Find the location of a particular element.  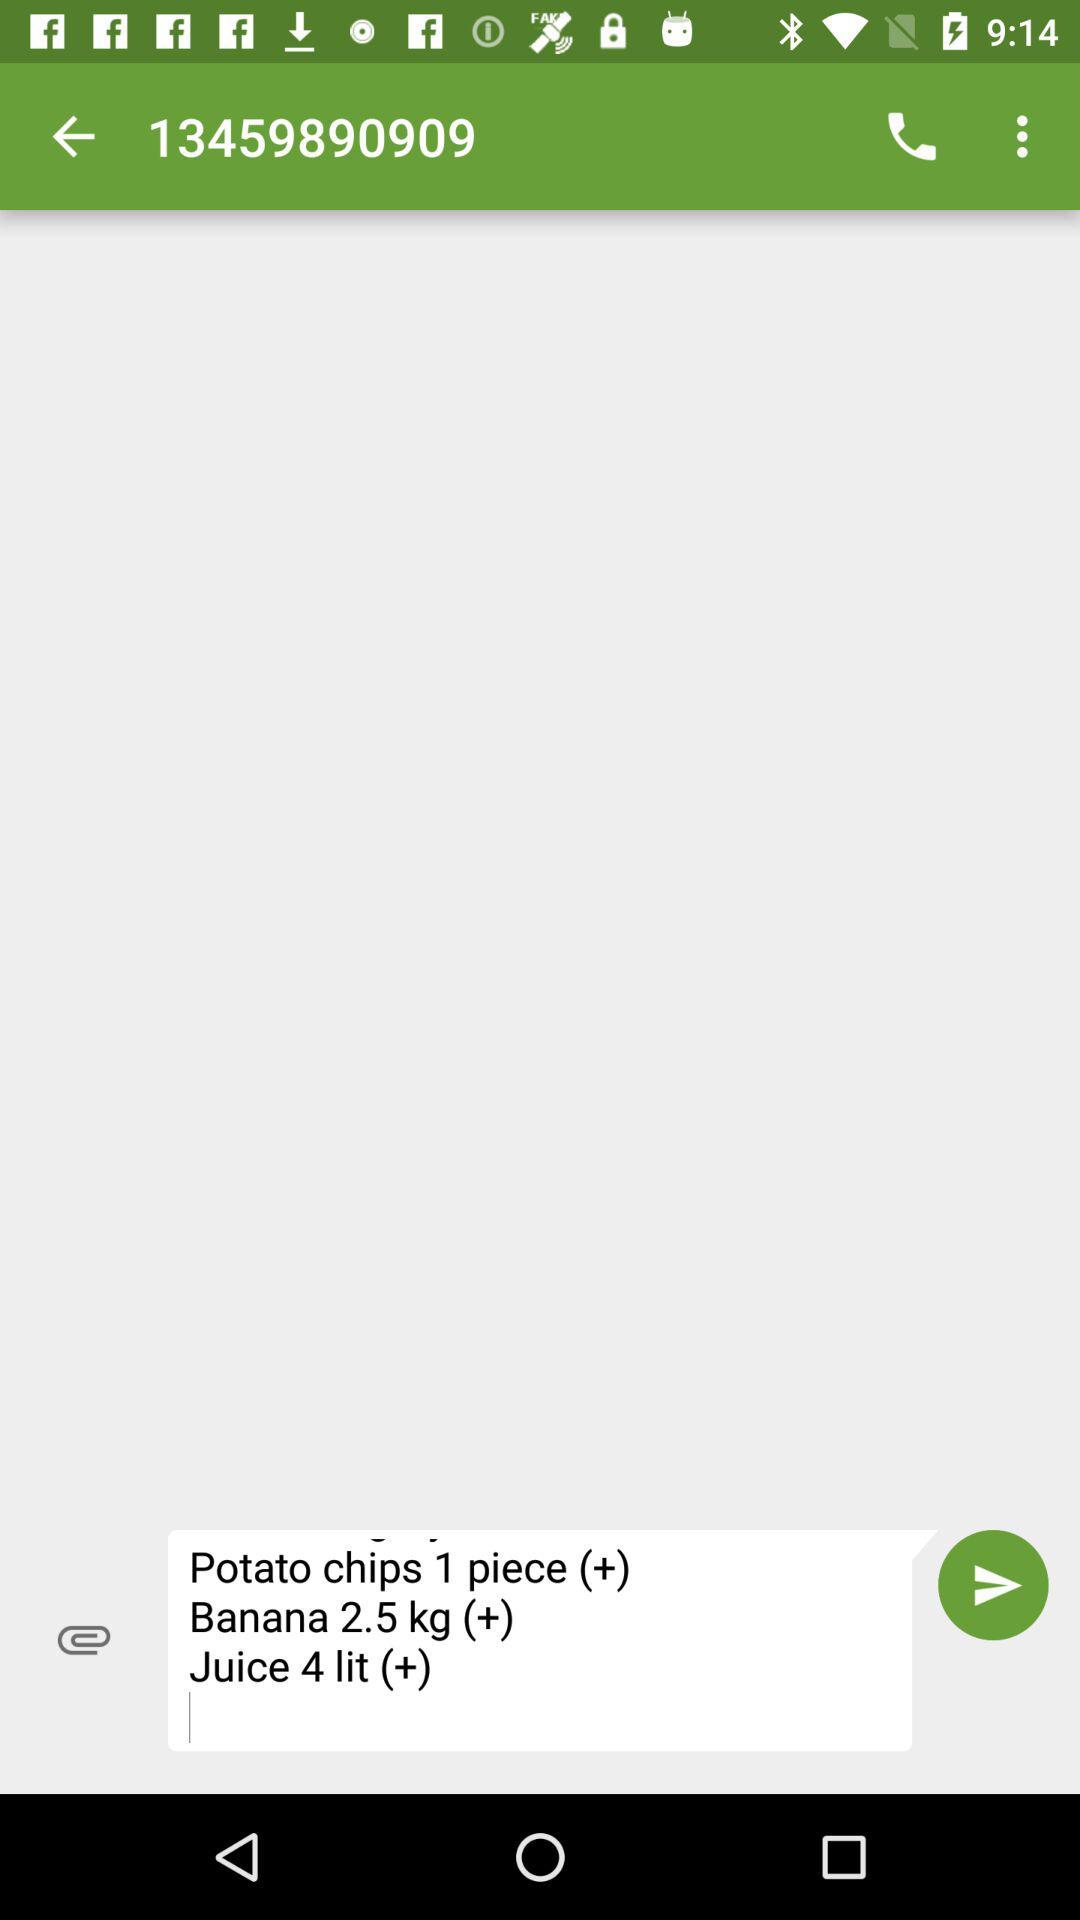

the attach_file icon is located at coordinates (83, 1640).